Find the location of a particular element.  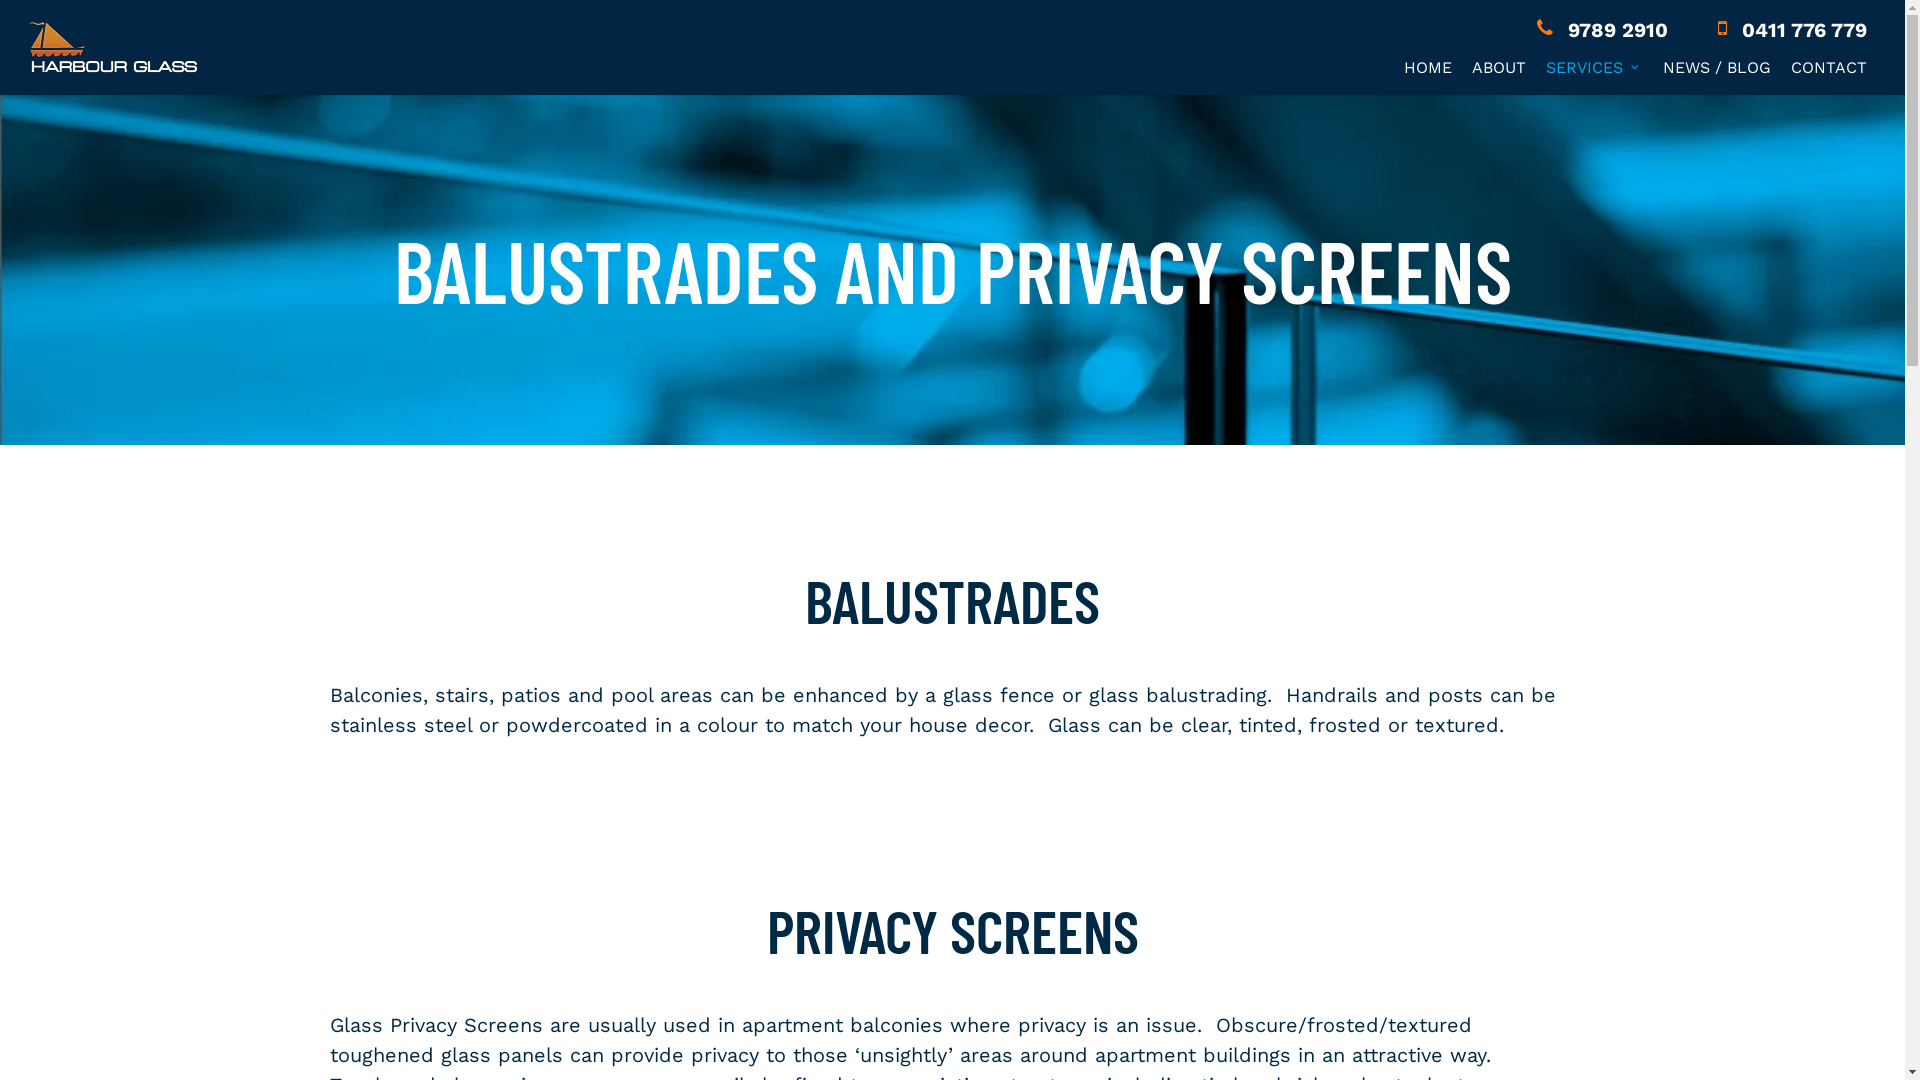

'0411 776 779' is located at coordinates (1717, 29).